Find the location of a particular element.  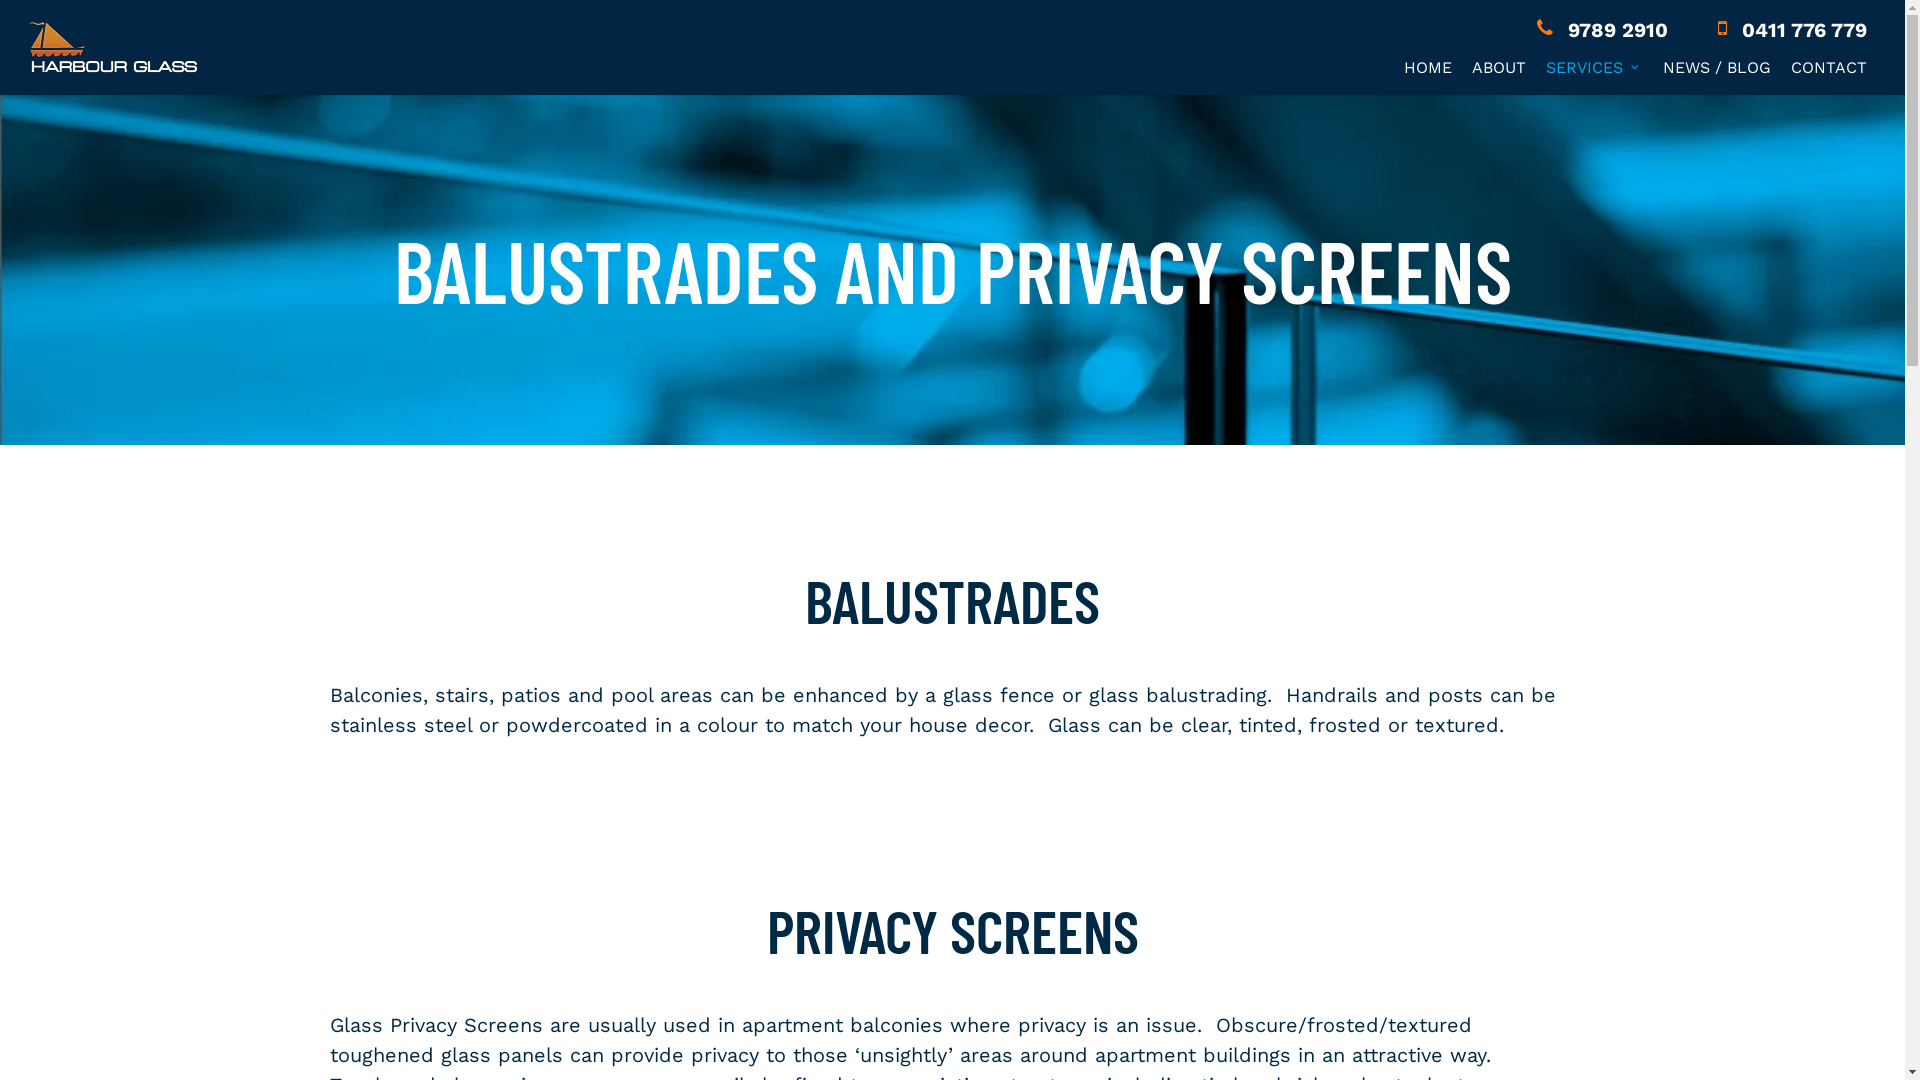

'0411 776 779' is located at coordinates (1717, 29).